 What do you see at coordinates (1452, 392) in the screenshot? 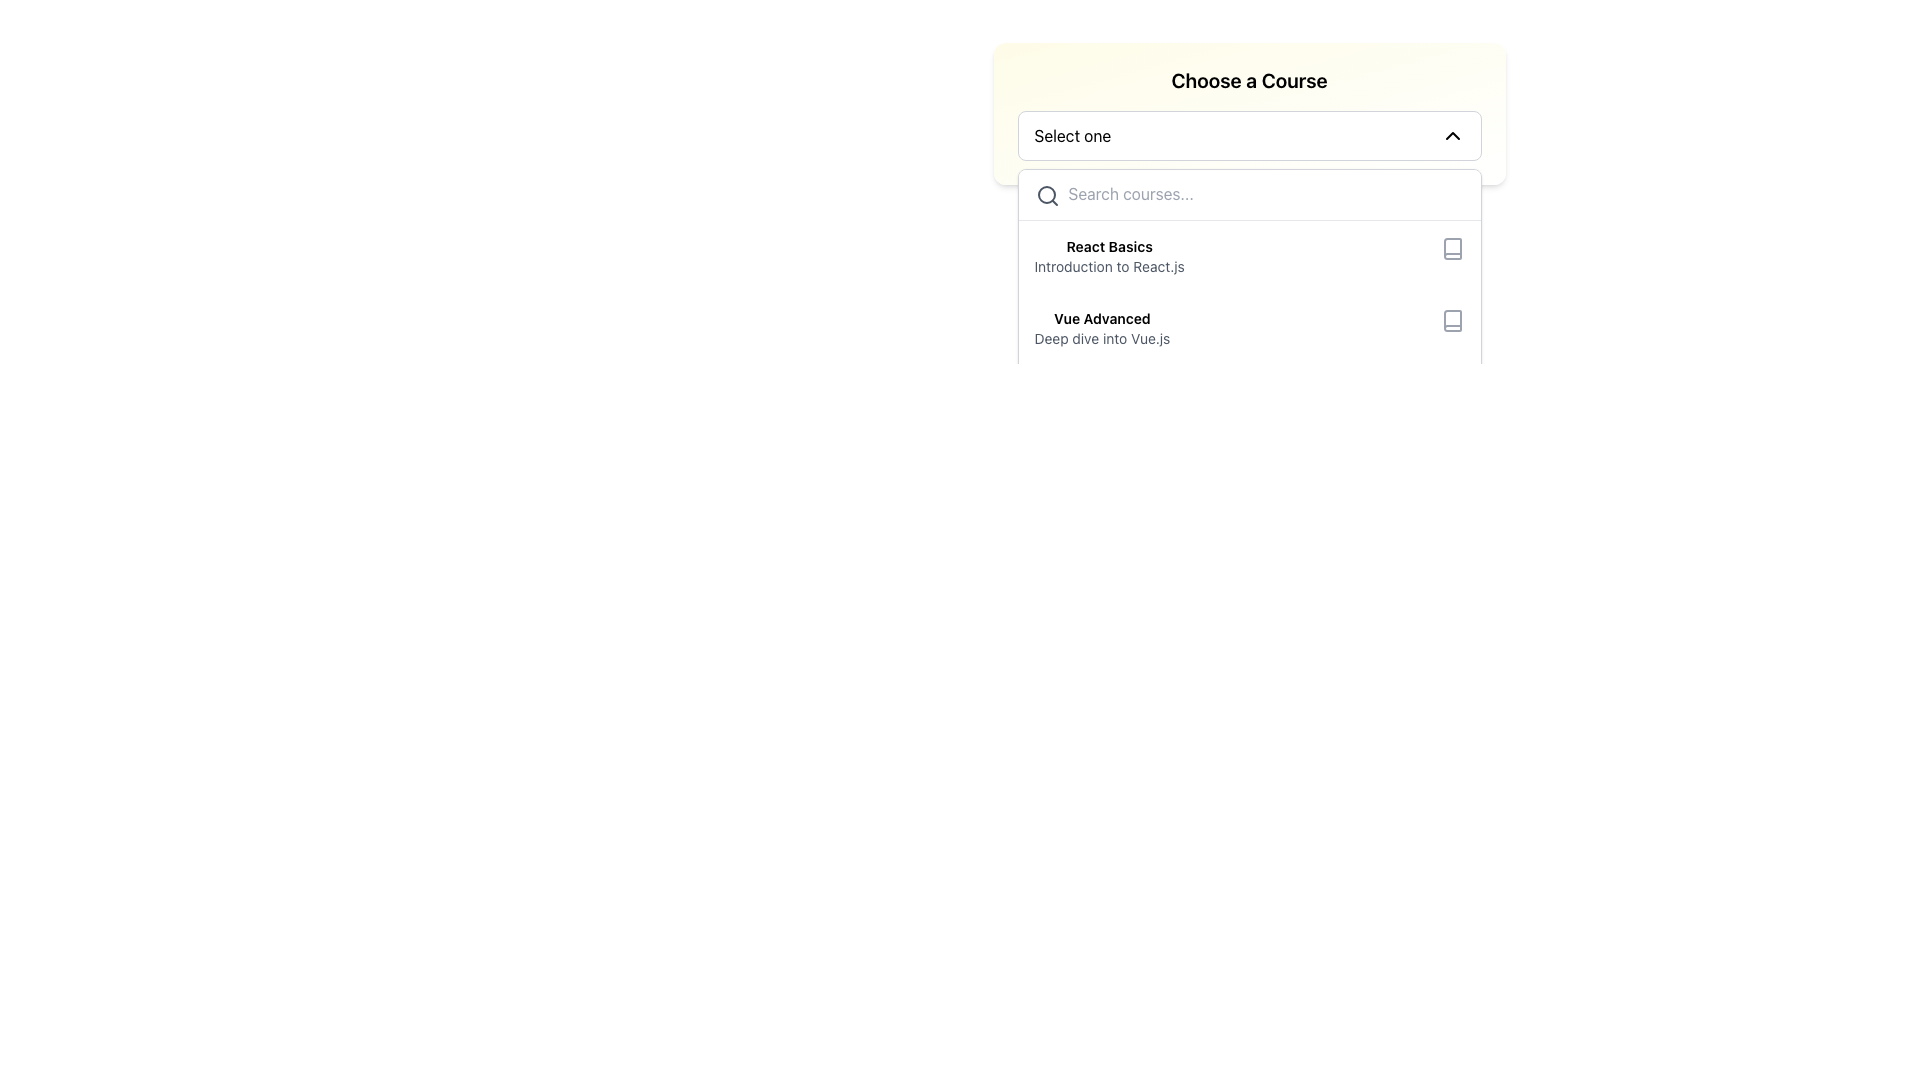
I see `the graphical representation of the book icon, which is a hollow outline styled in gray, located at the bottom right of the dropdown list` at bounding box center [1452, 392].